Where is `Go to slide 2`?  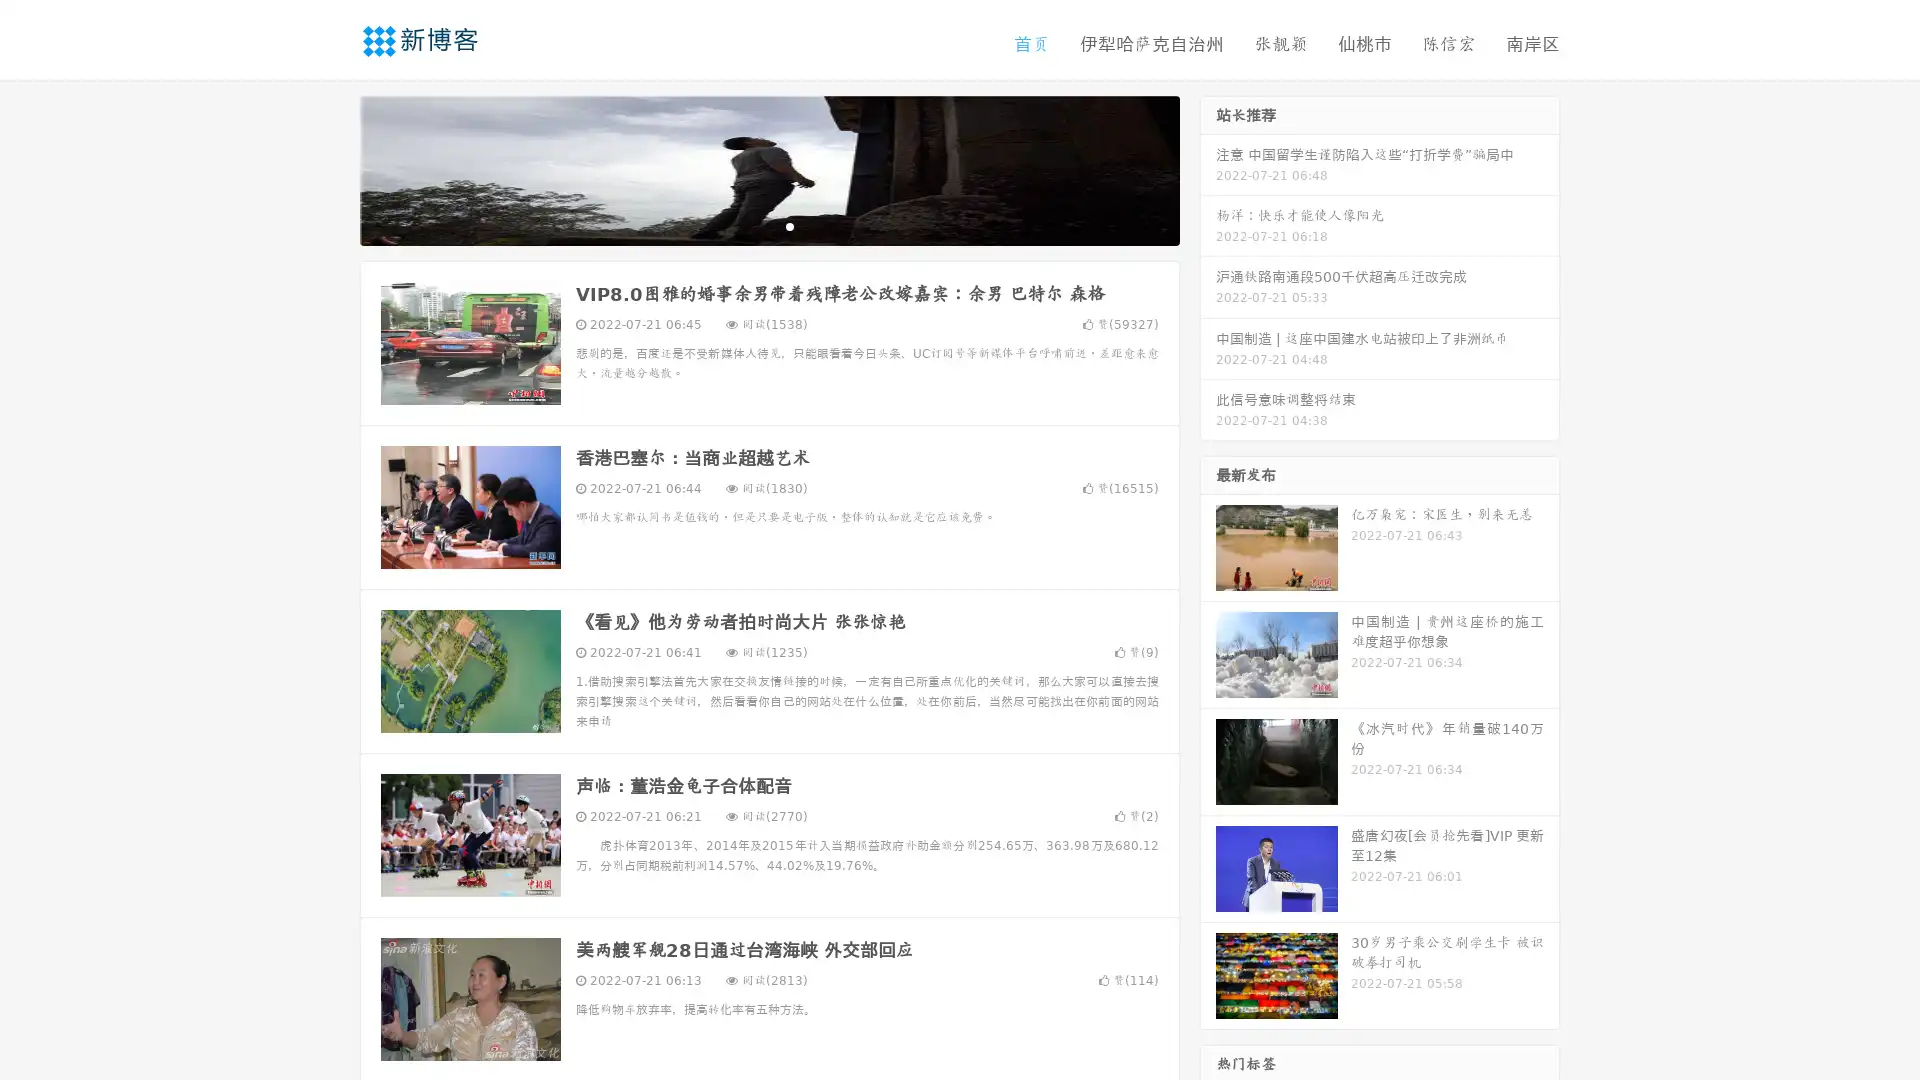
Go to slide 2 is located at coordinates (768, 225).